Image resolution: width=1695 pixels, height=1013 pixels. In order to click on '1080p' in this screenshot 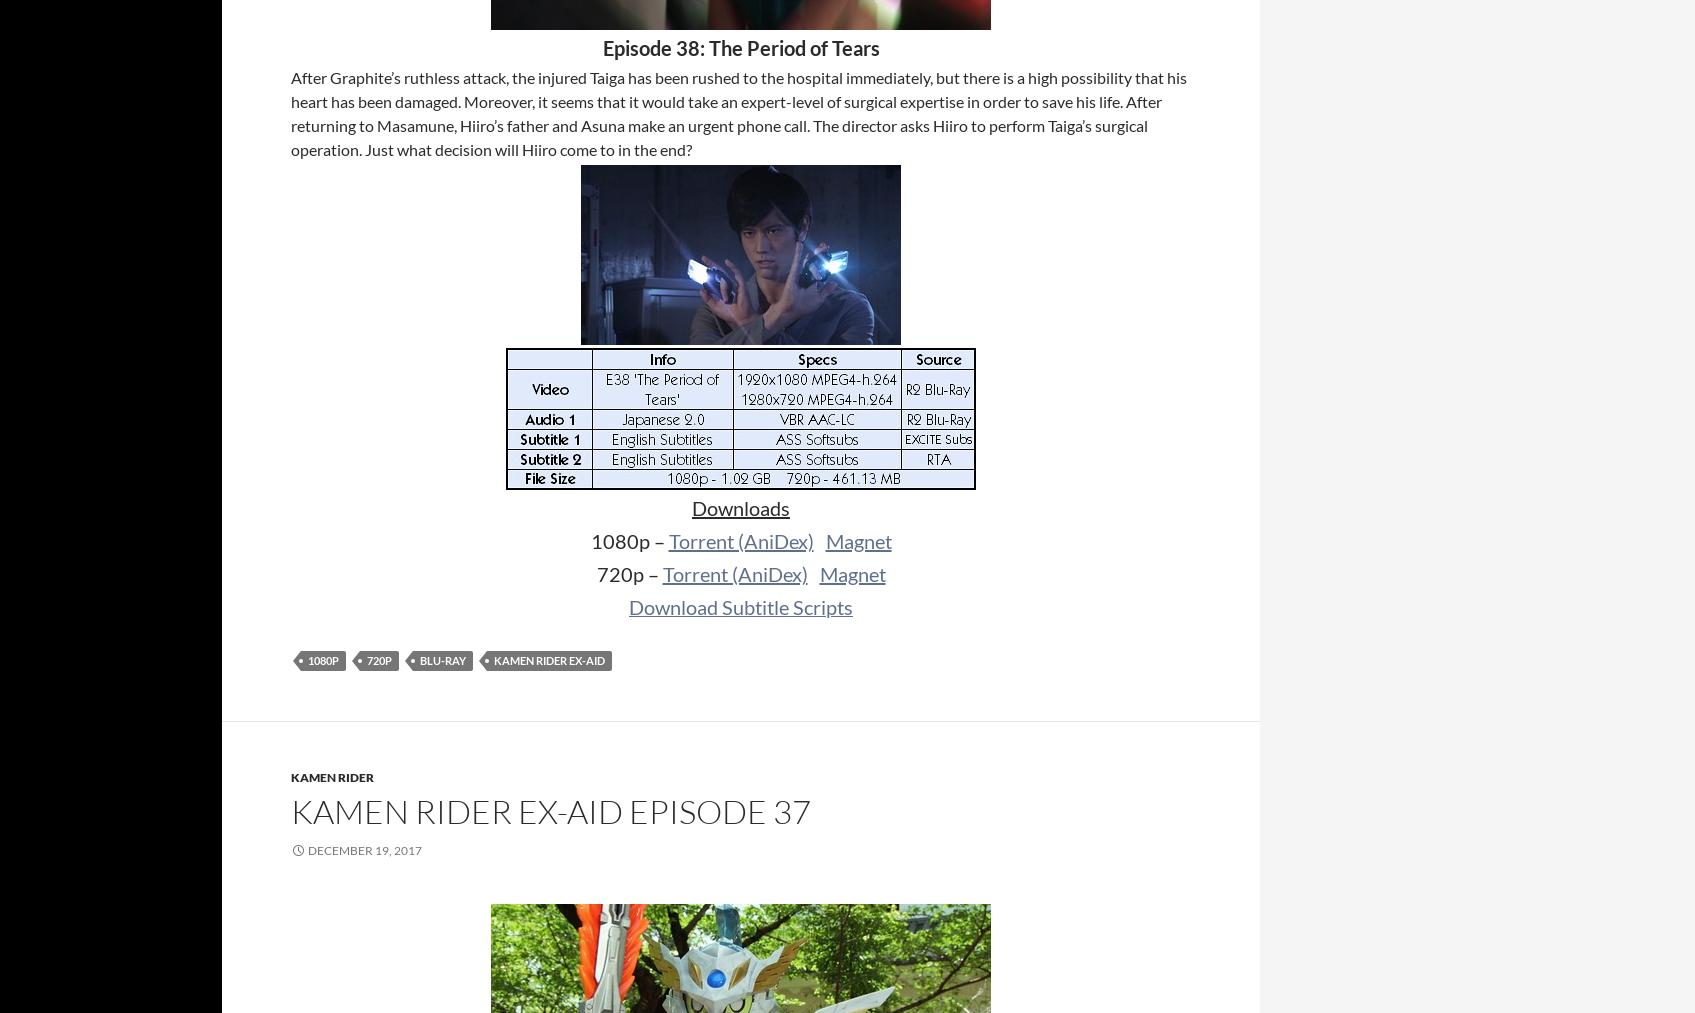, I will do `click(323, 659)`.